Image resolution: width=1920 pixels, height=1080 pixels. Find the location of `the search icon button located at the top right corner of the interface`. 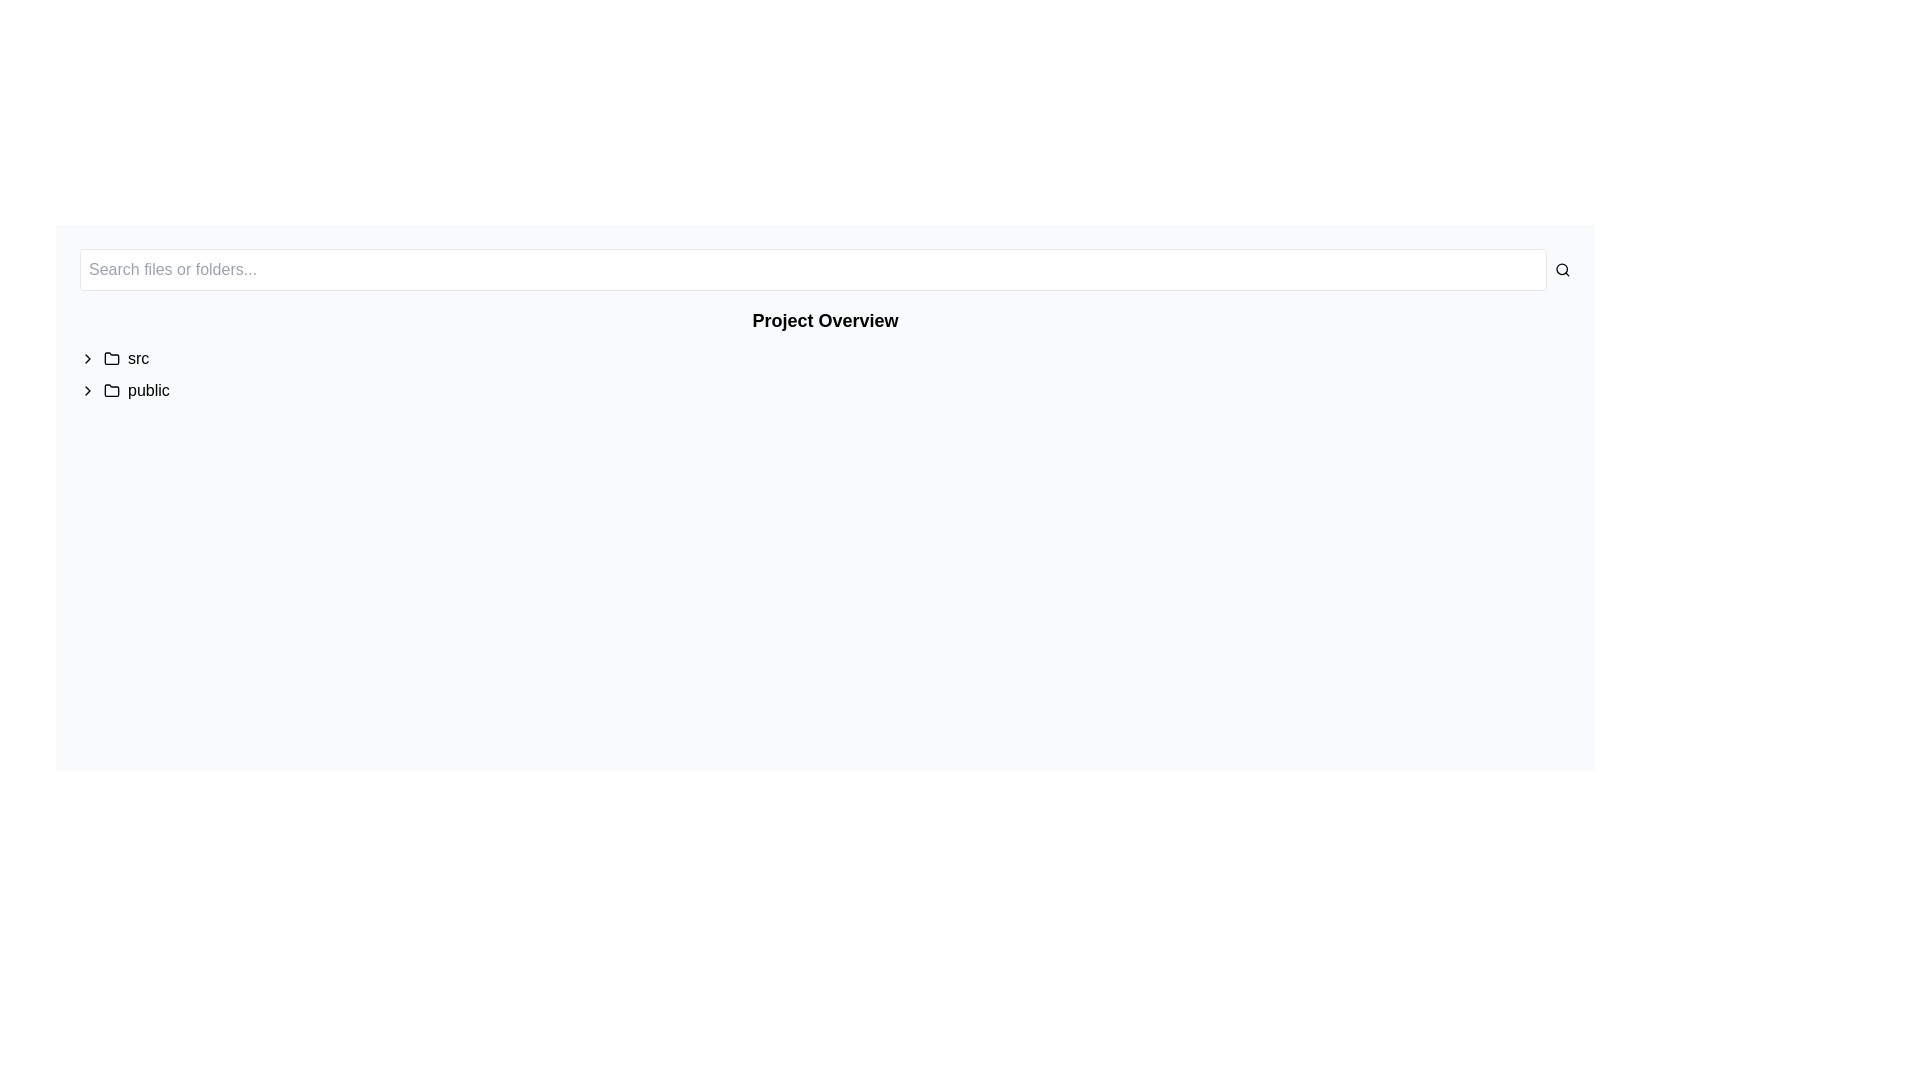

the search icon button located at the top right corner of the interface is located at coordinates (1562, 270).